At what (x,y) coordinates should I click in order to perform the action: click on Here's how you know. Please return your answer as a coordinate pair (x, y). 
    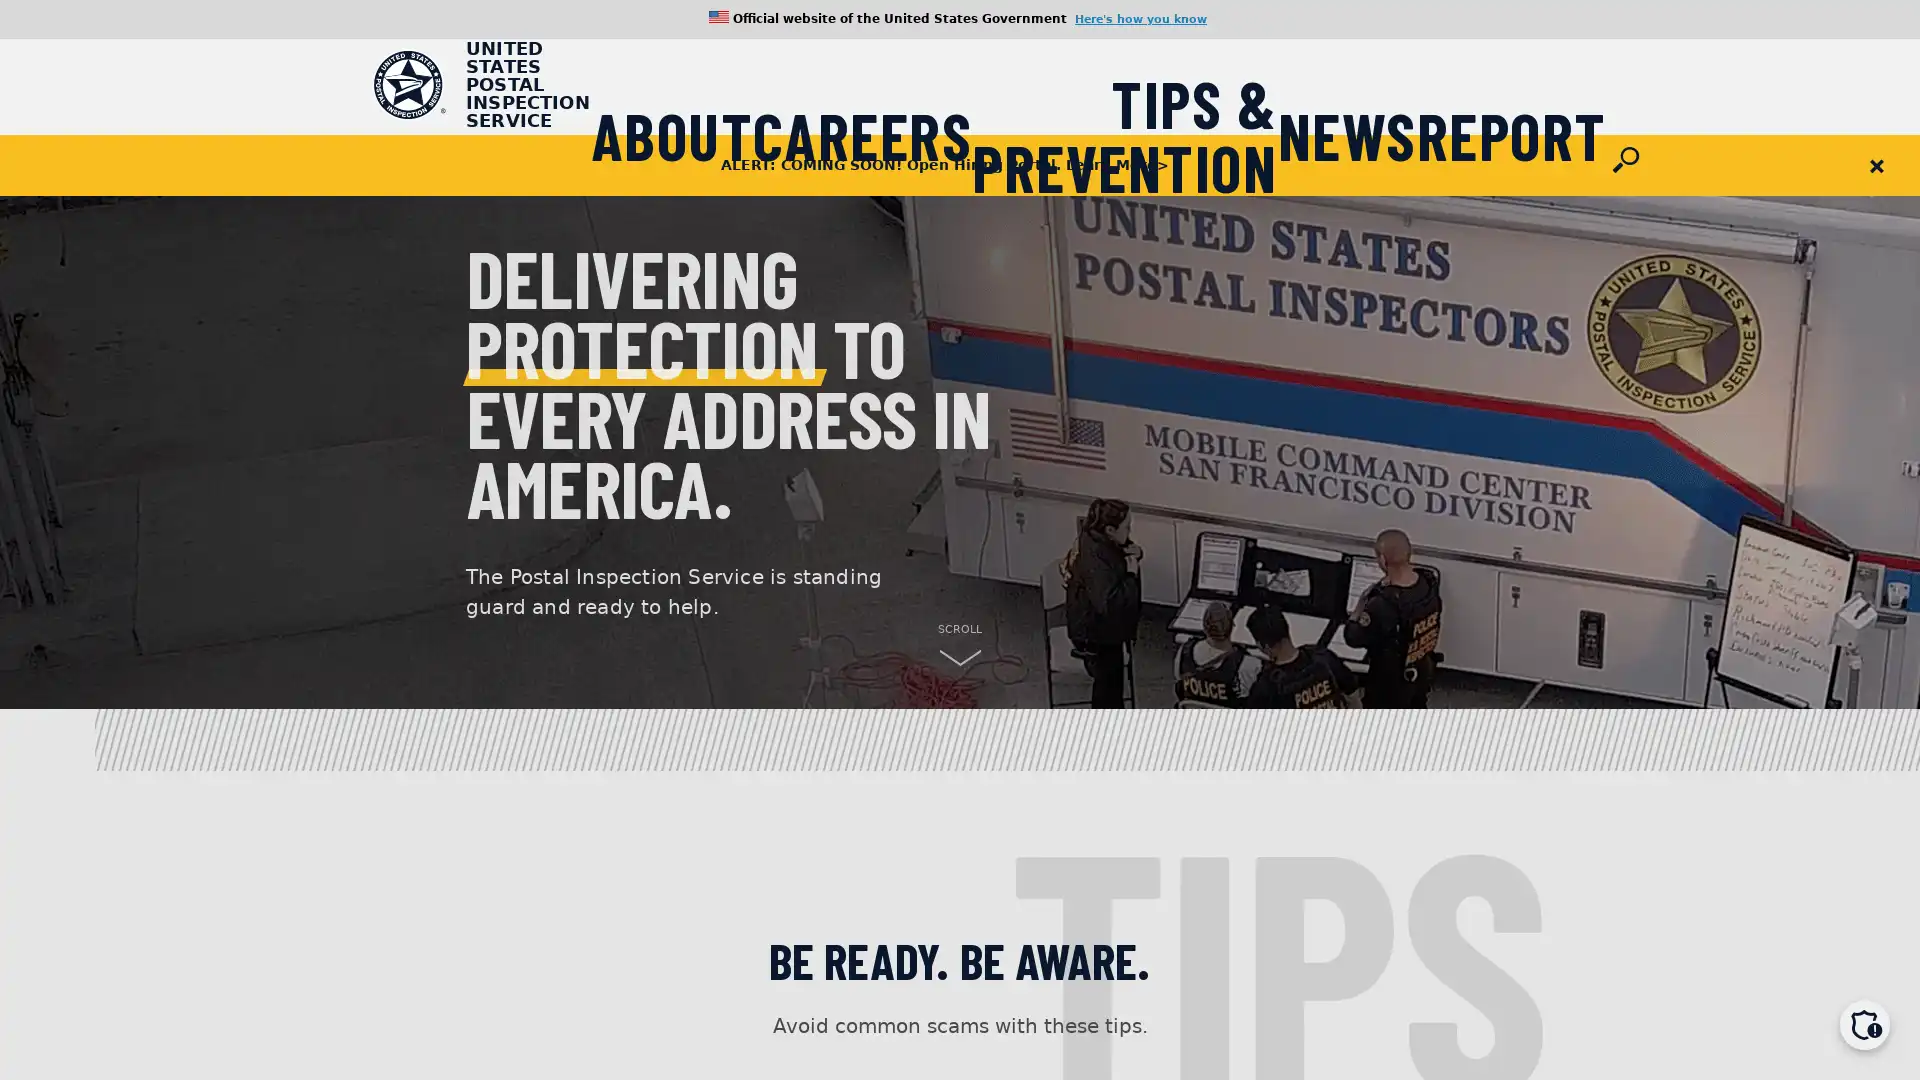
    Looking at the image, I should click on (1141, 19).